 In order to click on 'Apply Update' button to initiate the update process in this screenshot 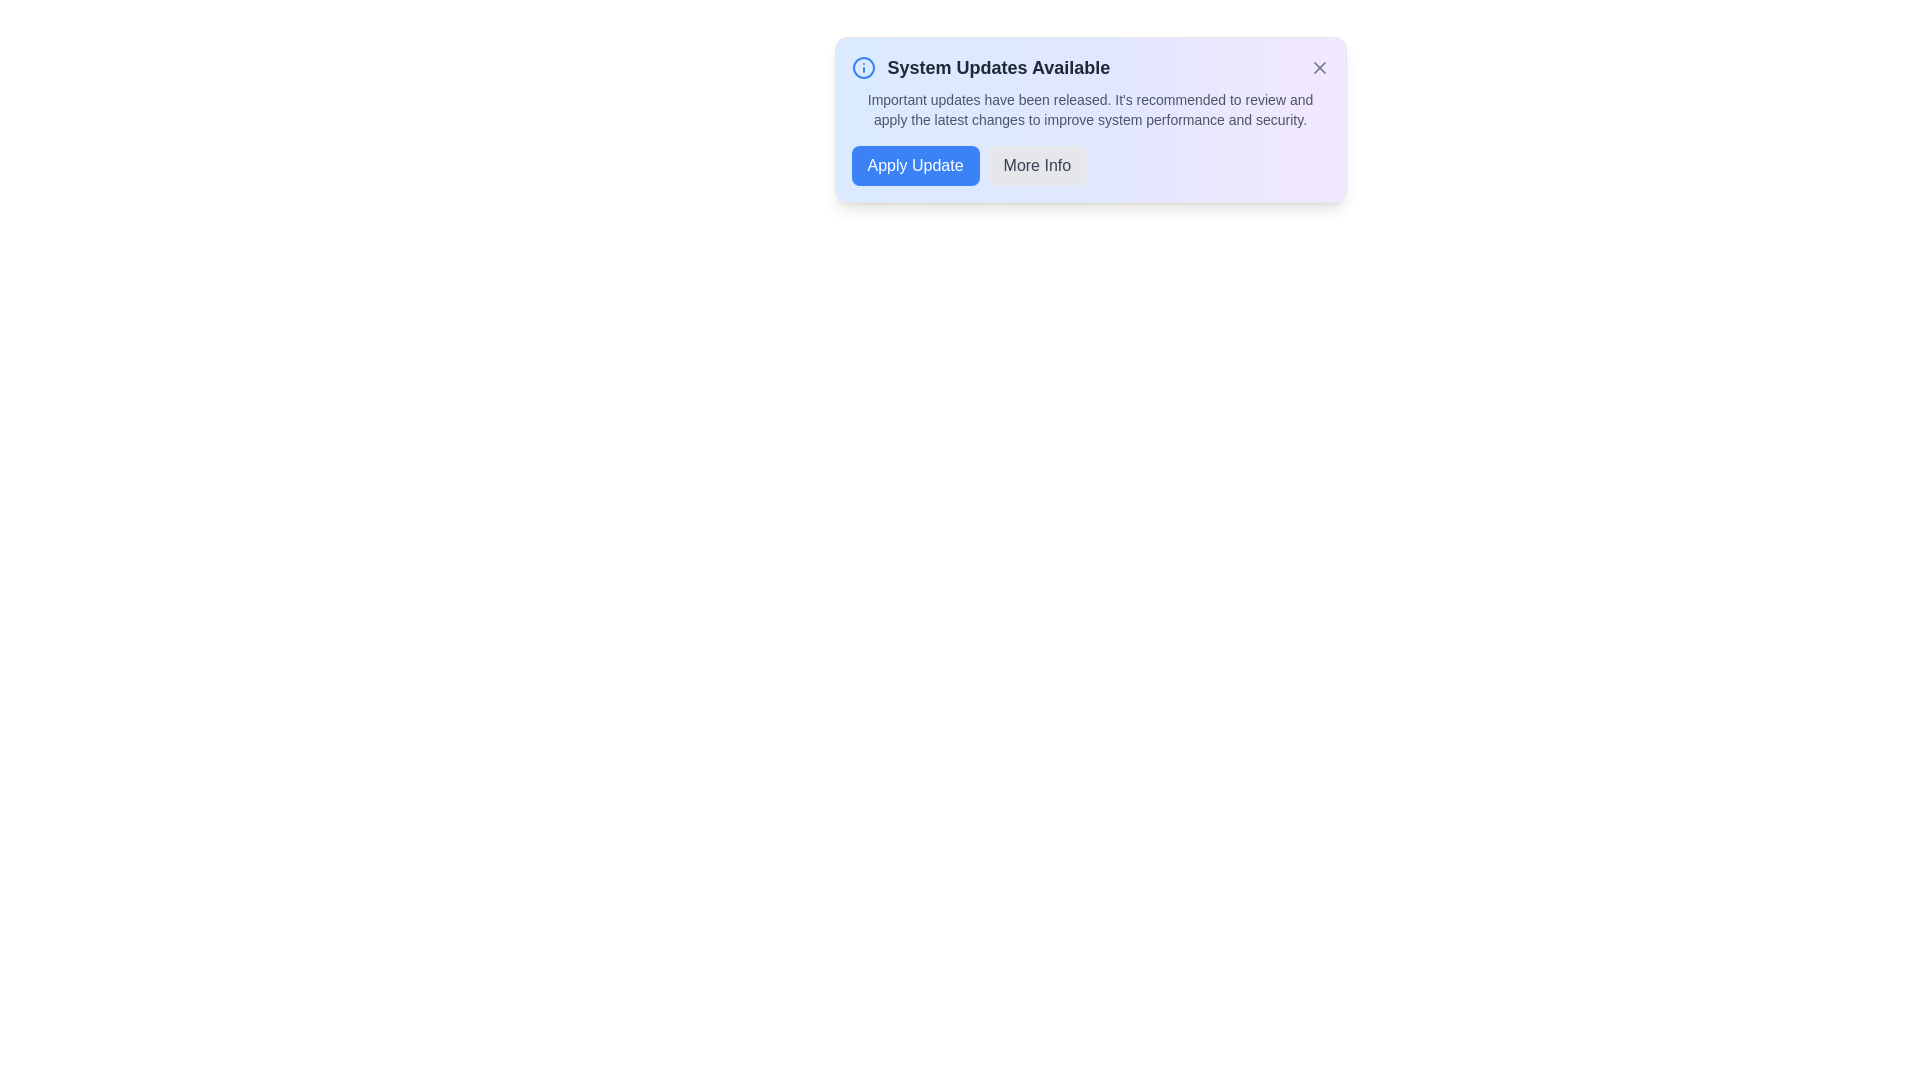, I will do `click(914, 164)`.